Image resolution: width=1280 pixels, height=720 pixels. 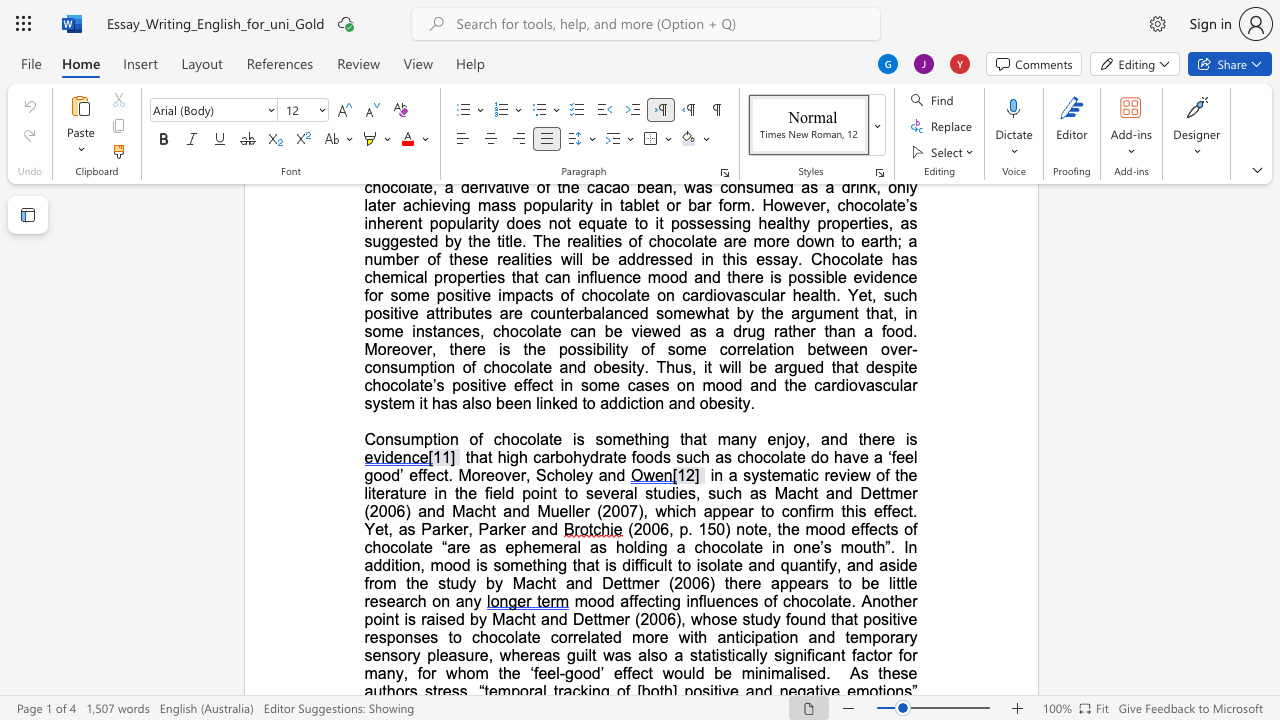 I want to click on the 2th character "f" in the text, so click(x=487, y=493).